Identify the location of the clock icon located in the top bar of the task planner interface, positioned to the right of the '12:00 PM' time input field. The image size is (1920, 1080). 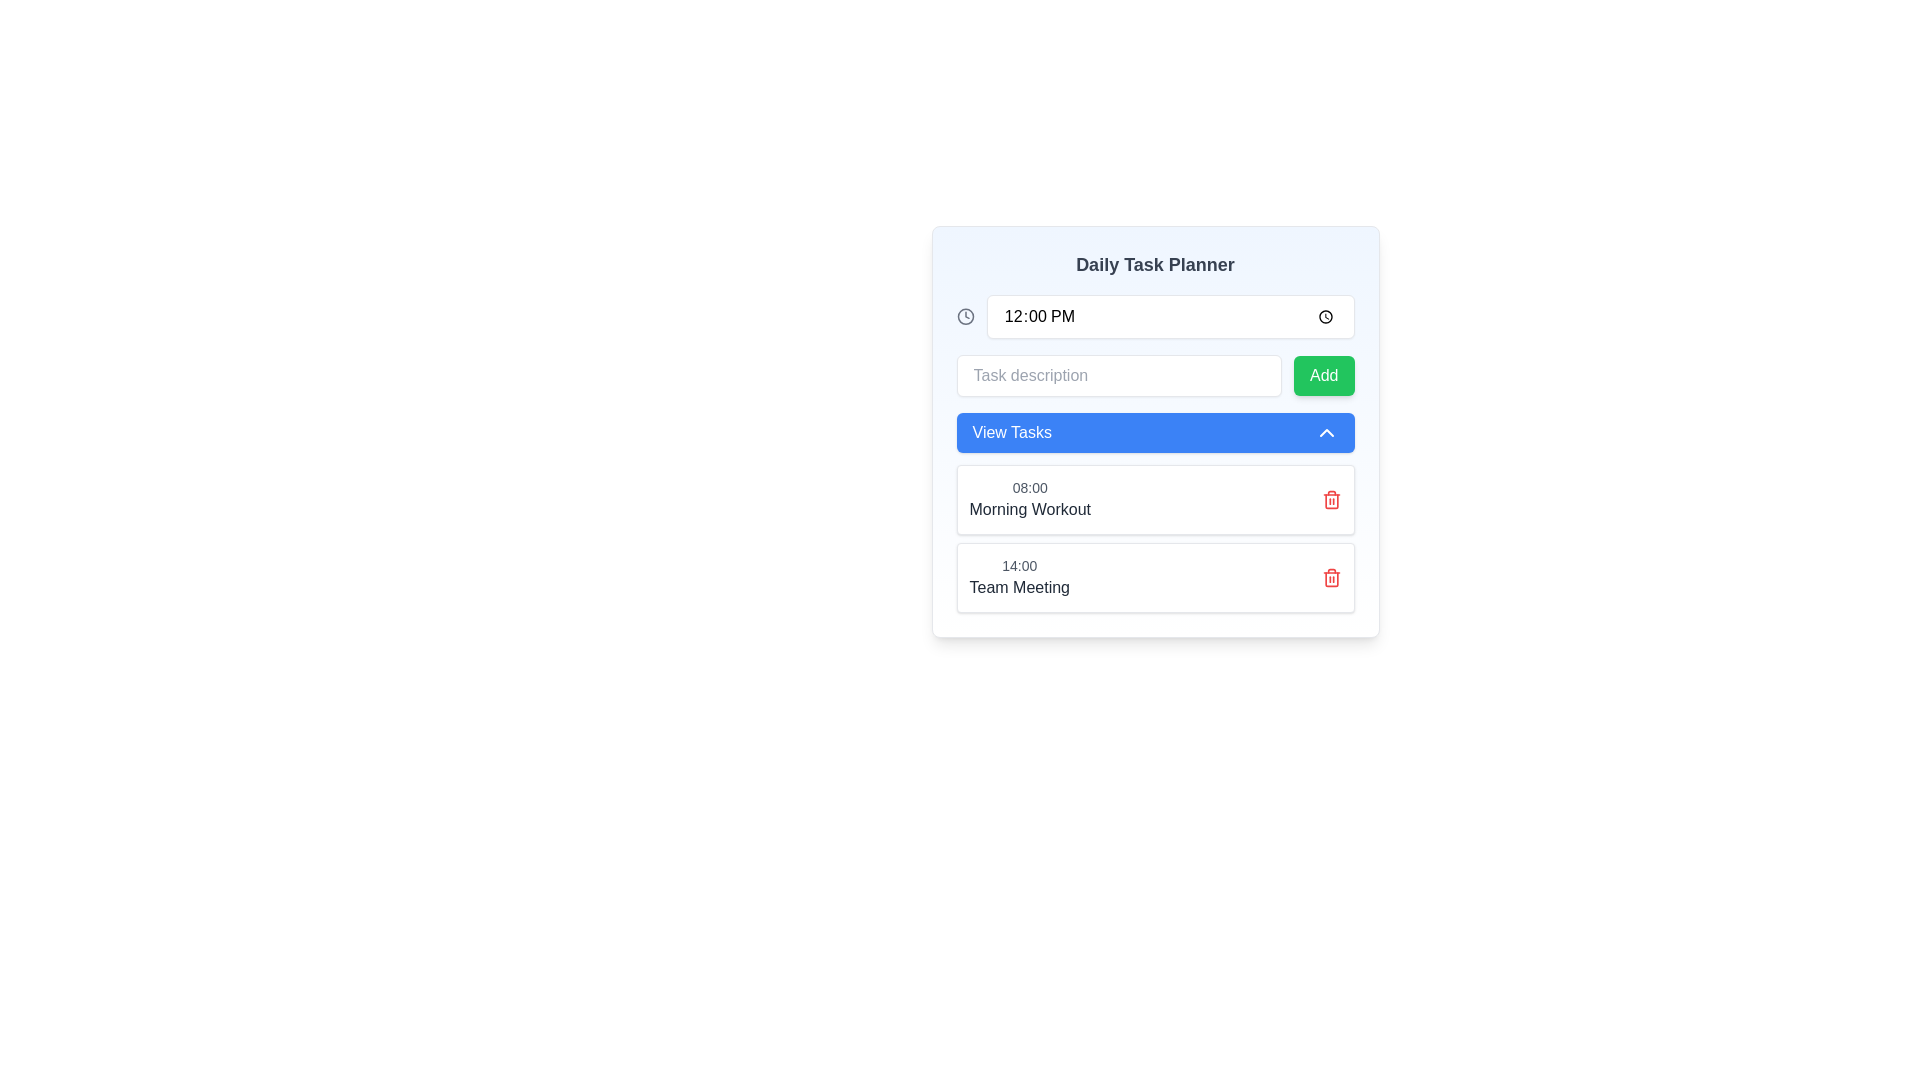
(965, 315).